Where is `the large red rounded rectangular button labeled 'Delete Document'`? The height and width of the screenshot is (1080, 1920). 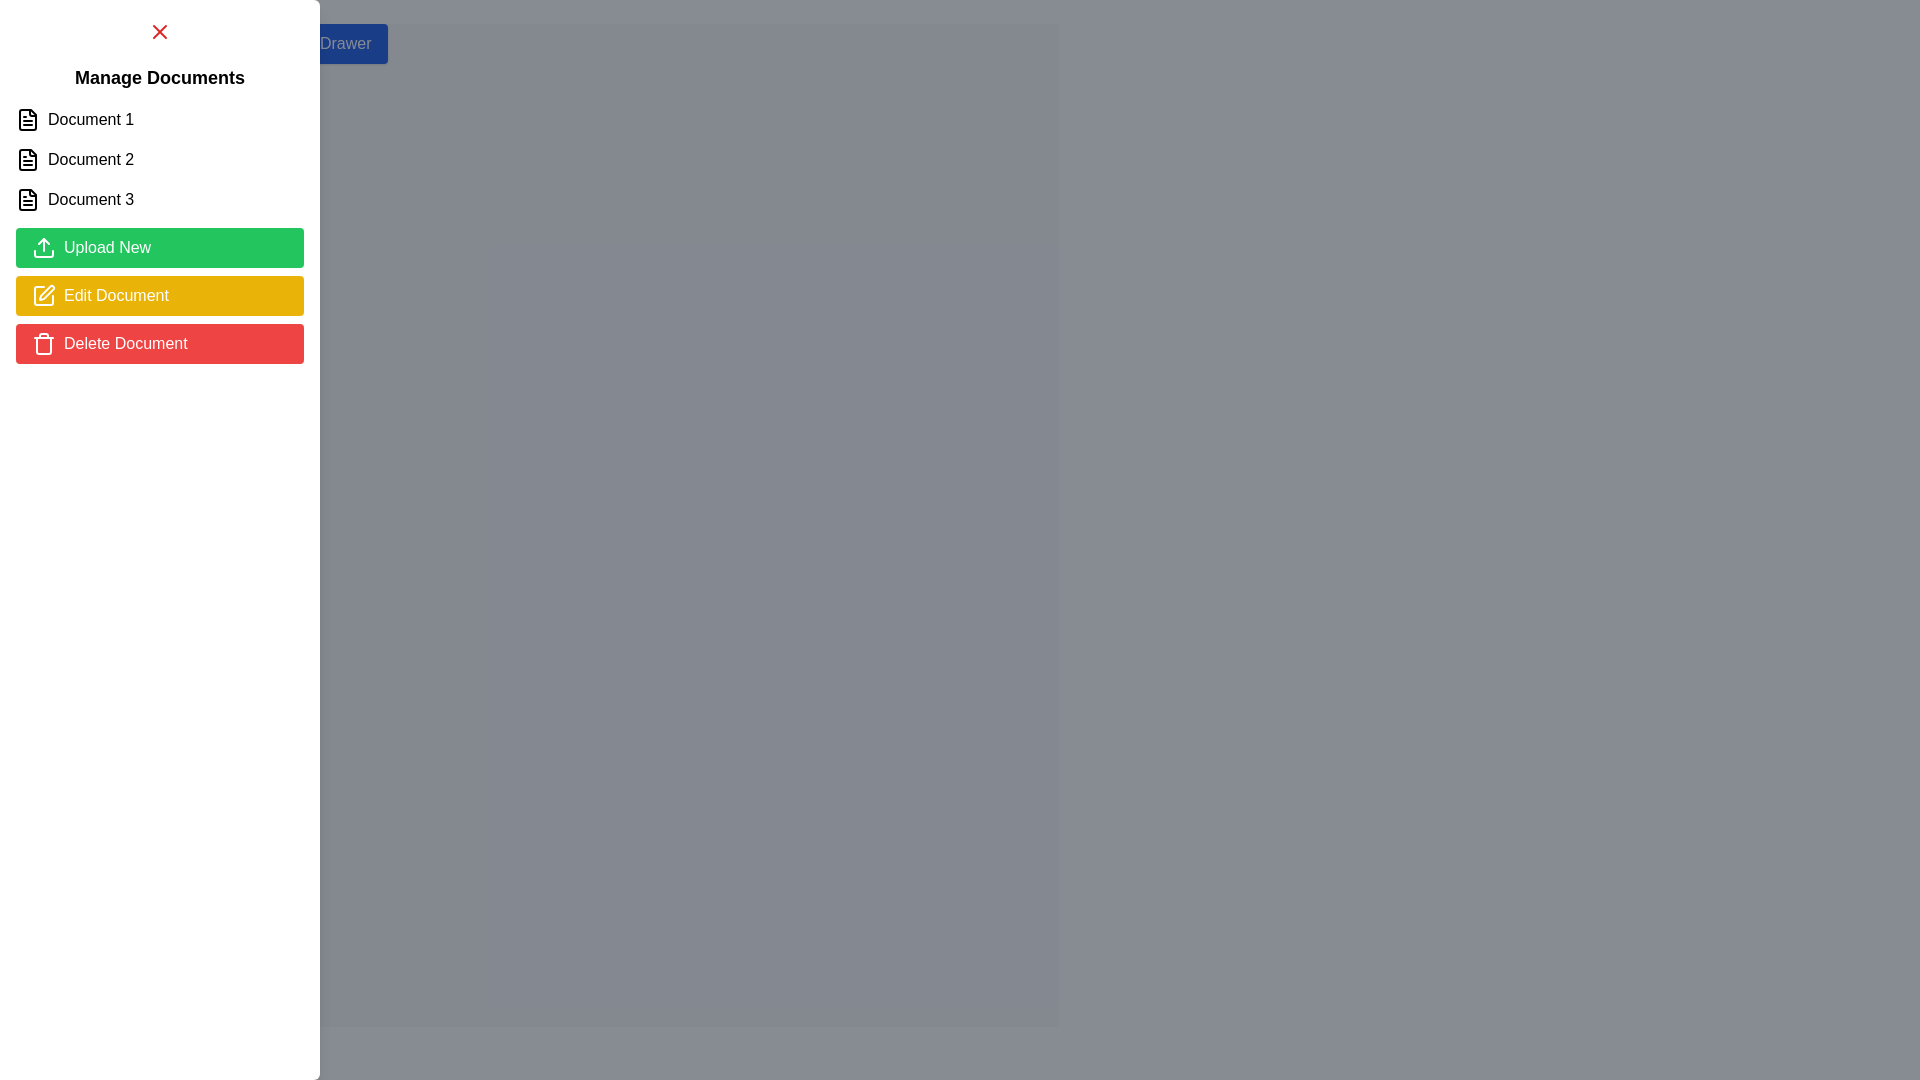 the large red rounded rectangular button labeled 'Delete Document' is located at coordinates (158, 342).